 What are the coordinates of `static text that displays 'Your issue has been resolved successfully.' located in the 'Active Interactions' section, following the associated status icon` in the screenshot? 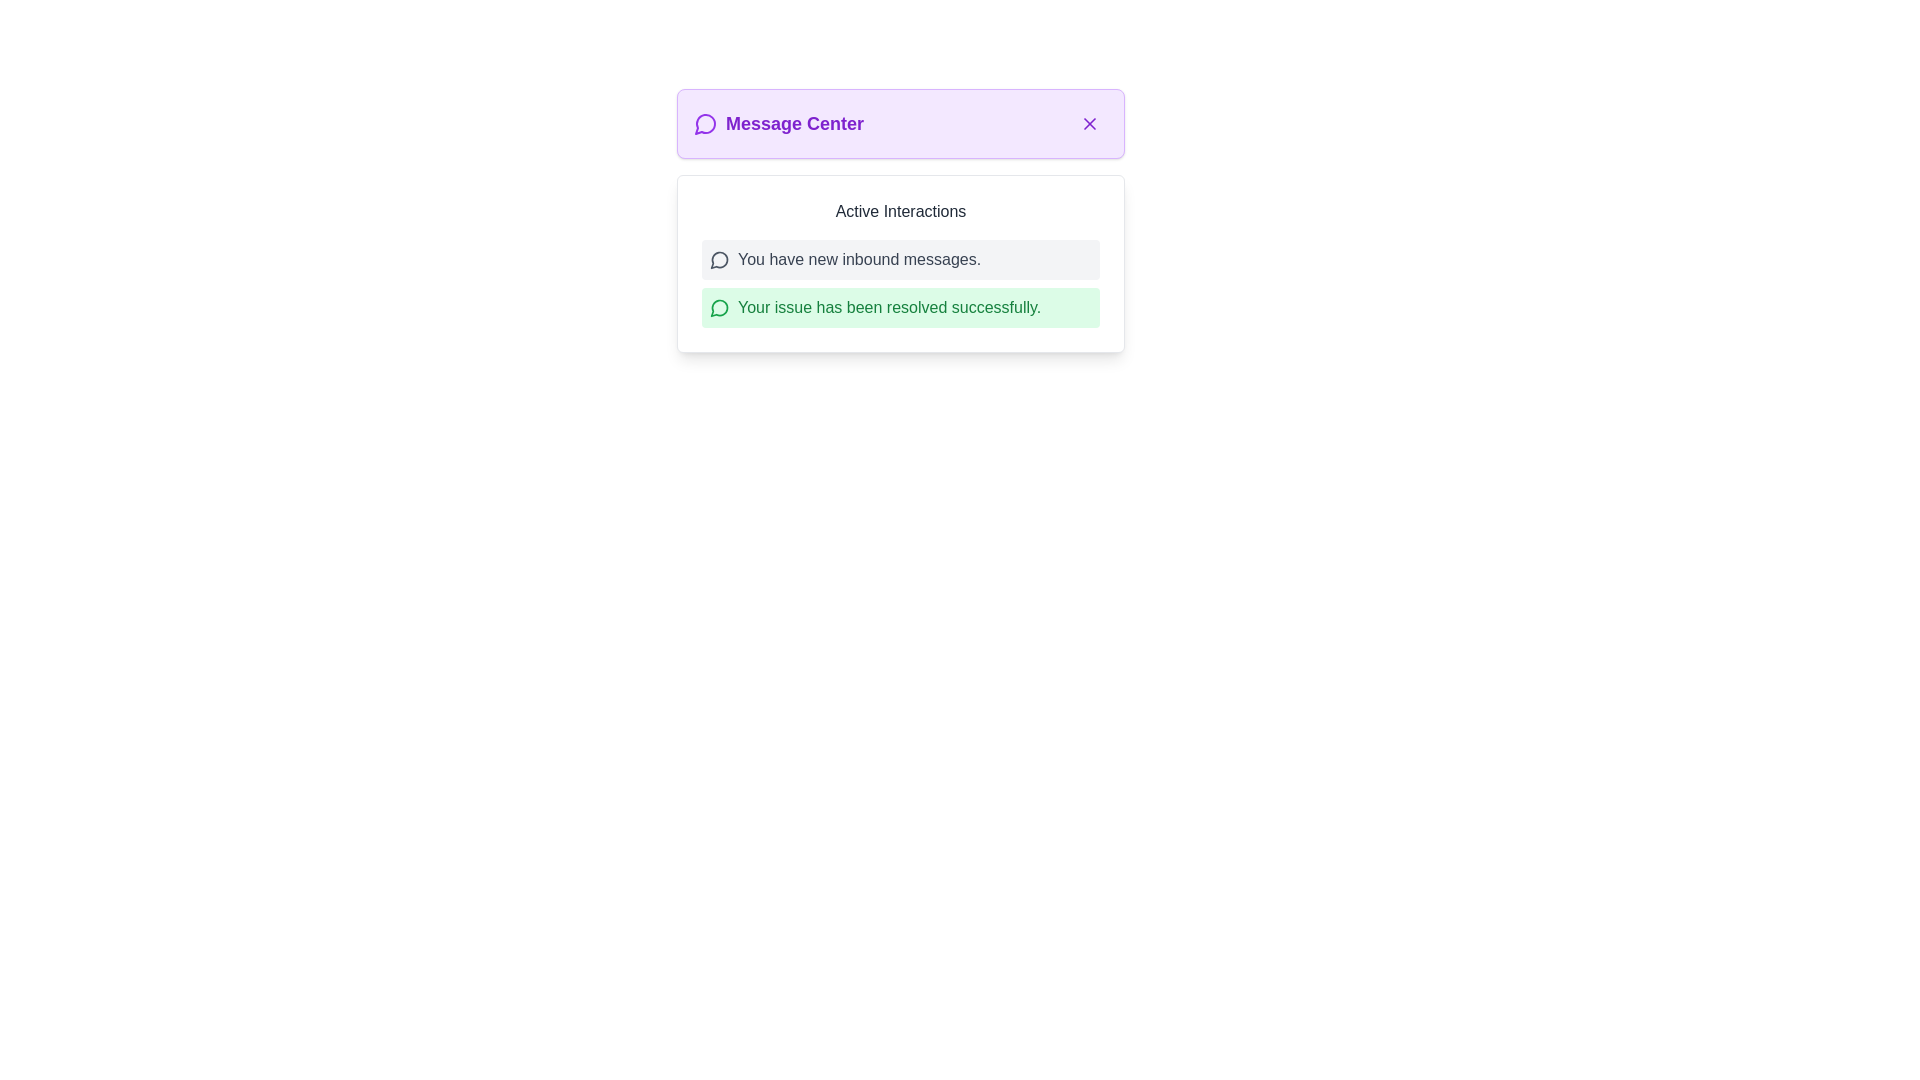 It's located at (888, 308).